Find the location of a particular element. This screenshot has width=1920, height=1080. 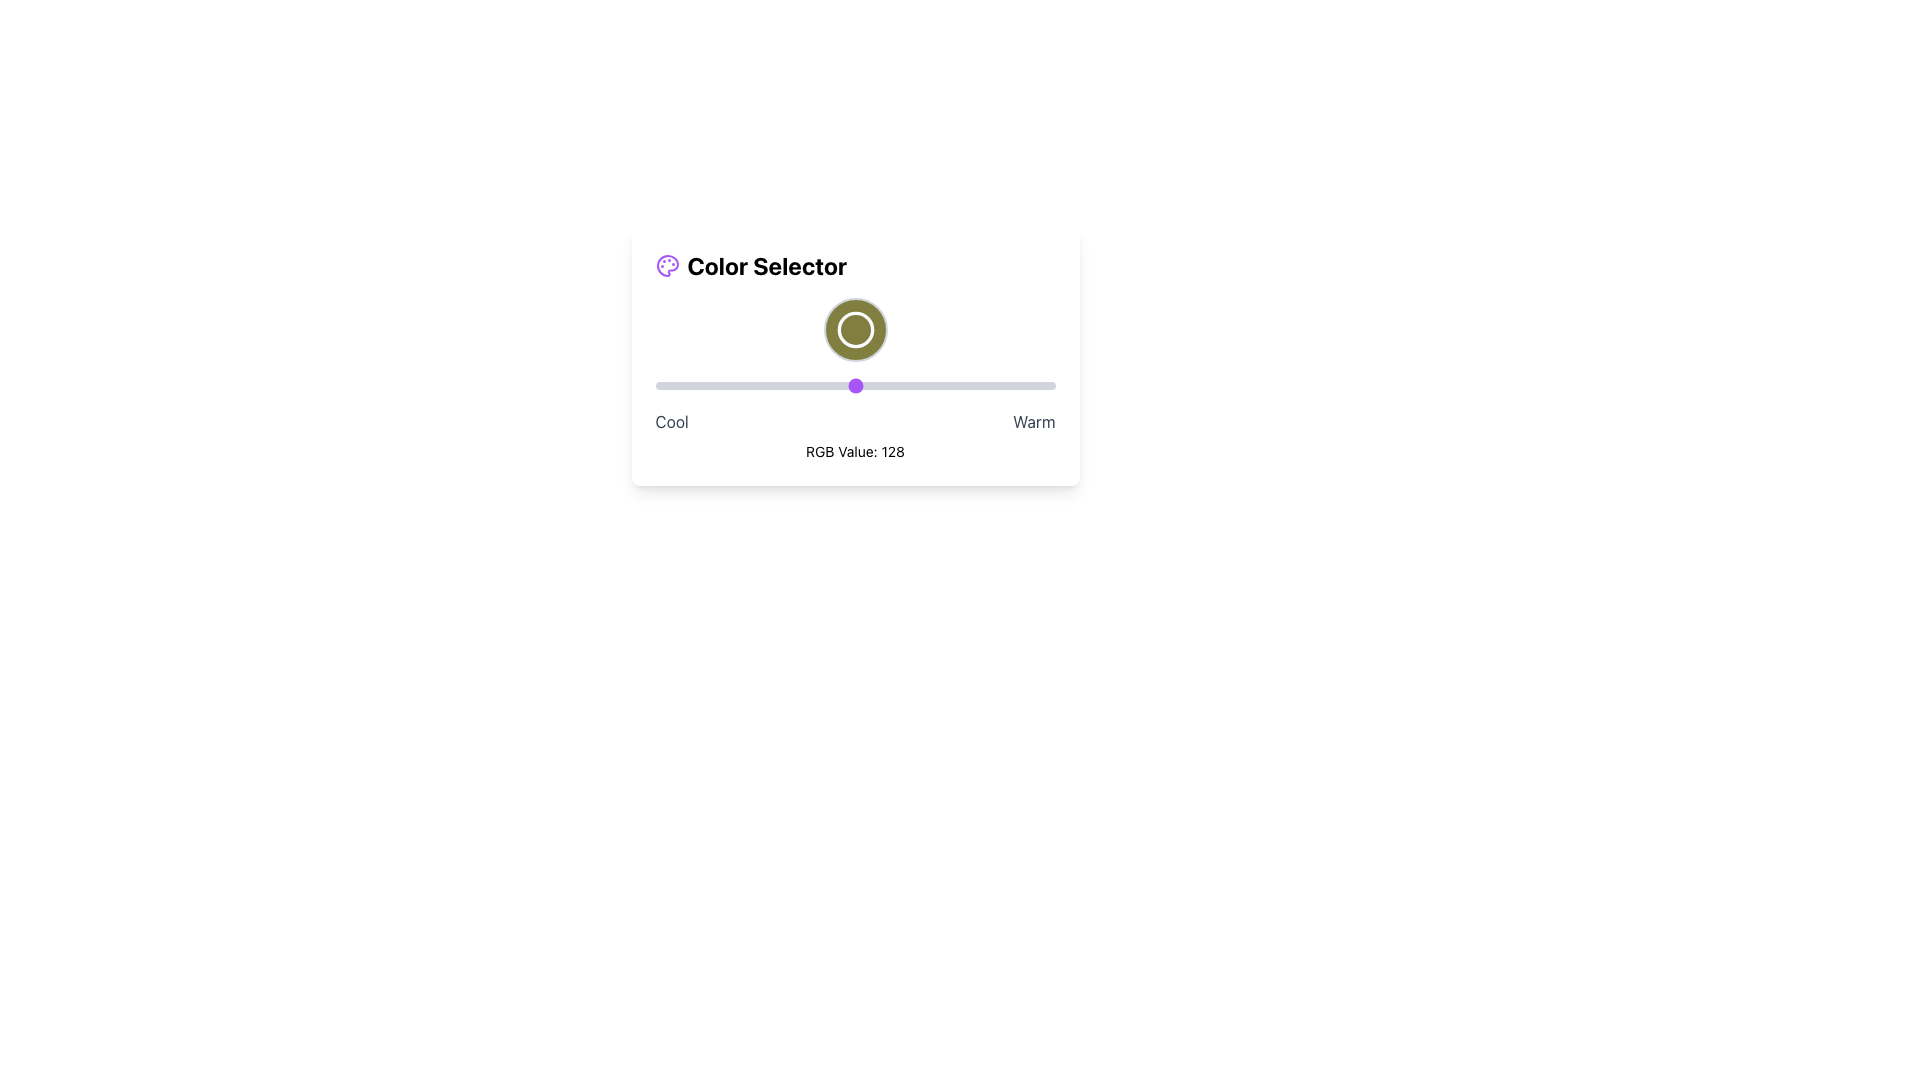

the color selector is located at coordinates (967, 385).